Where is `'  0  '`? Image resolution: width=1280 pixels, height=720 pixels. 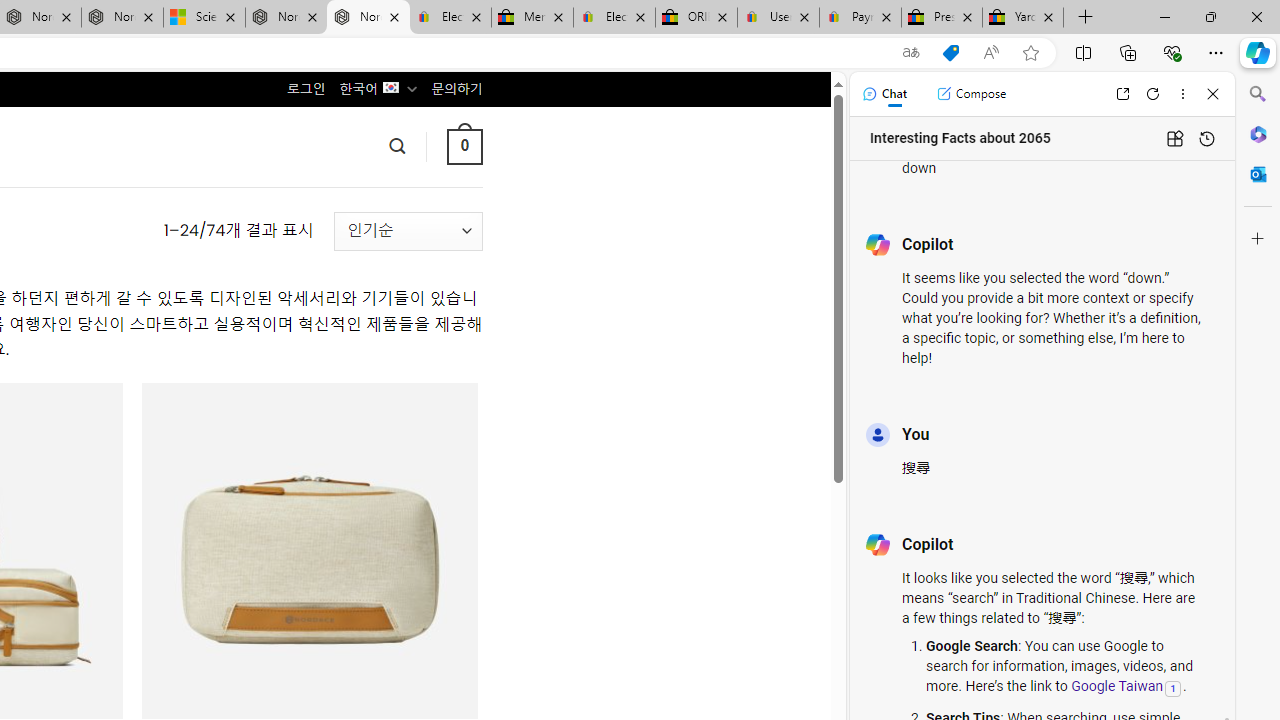 '  0  ' is located at coordinates (463, 145).